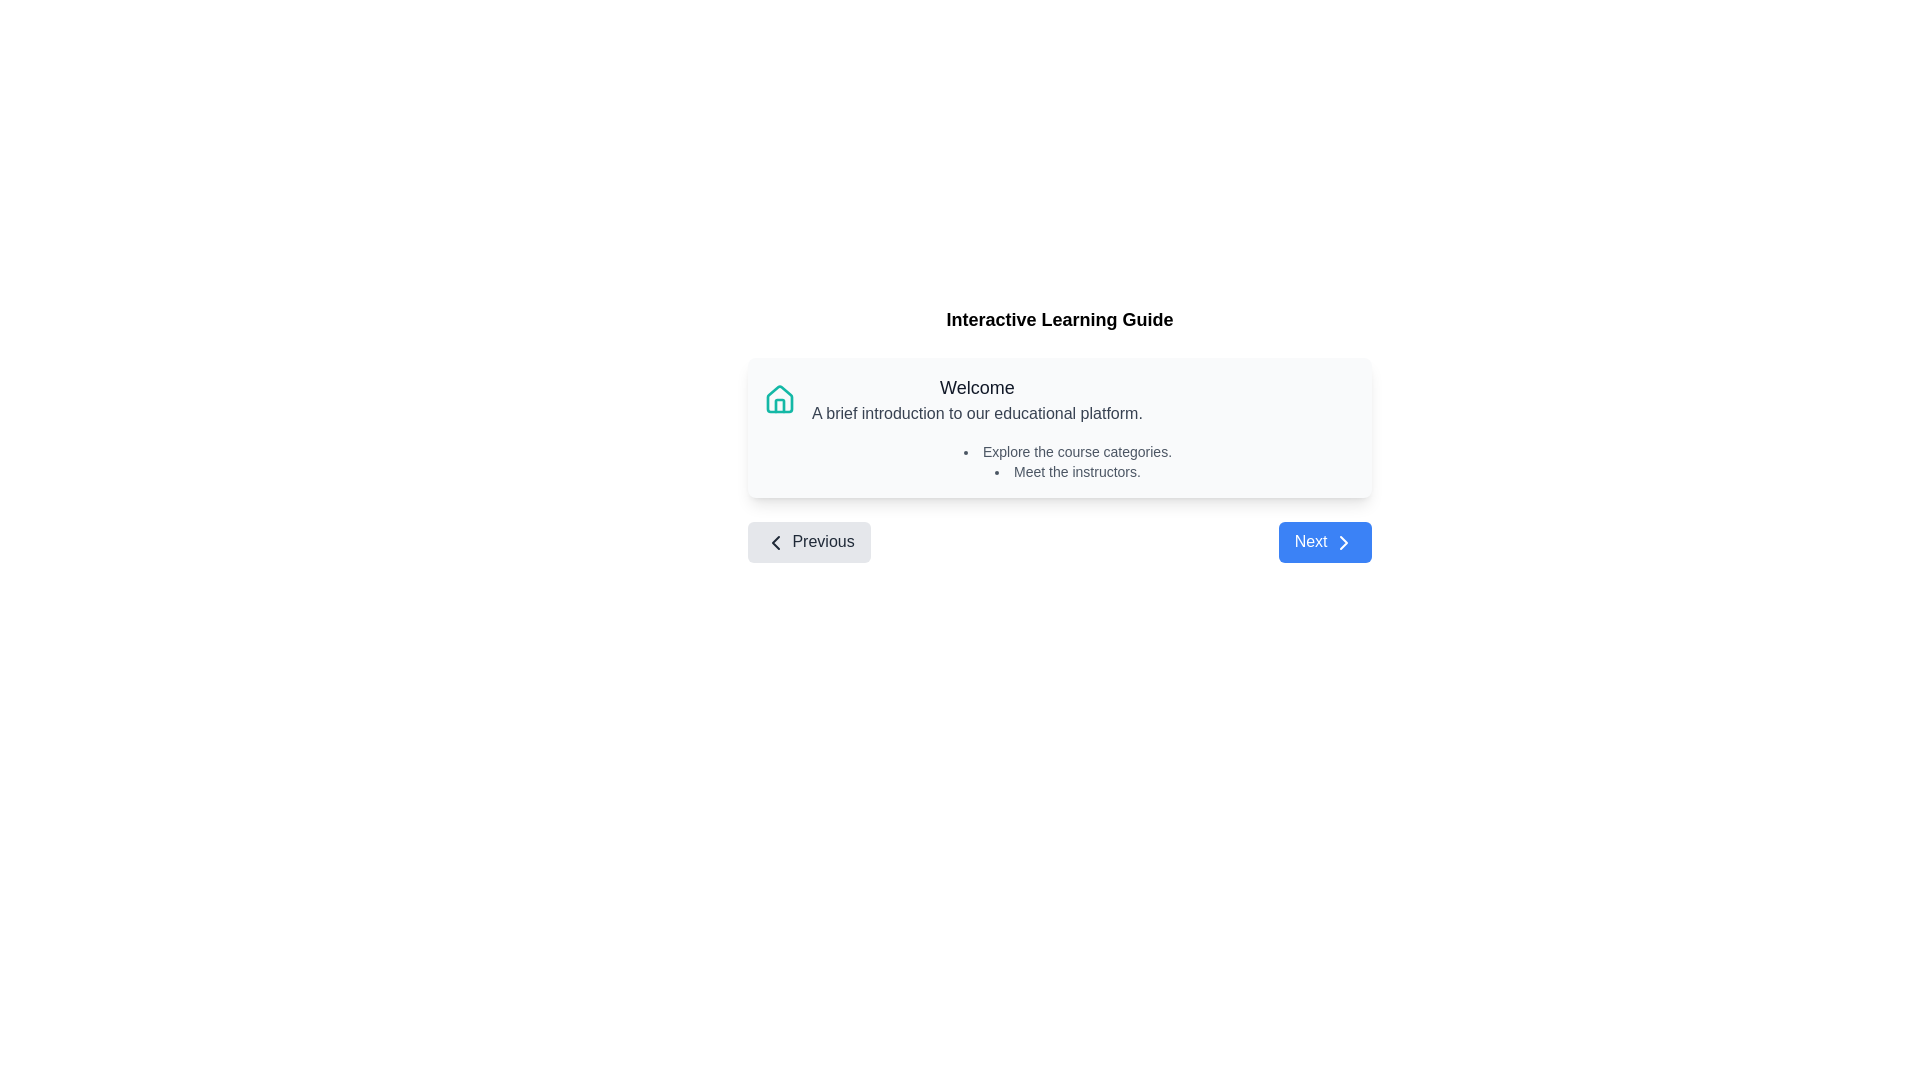  I want to click on the textual list item that reads 'Explore the course categories.', which is the first item in a bulleted list under the 'Welcome' header, so click(1067, 451).